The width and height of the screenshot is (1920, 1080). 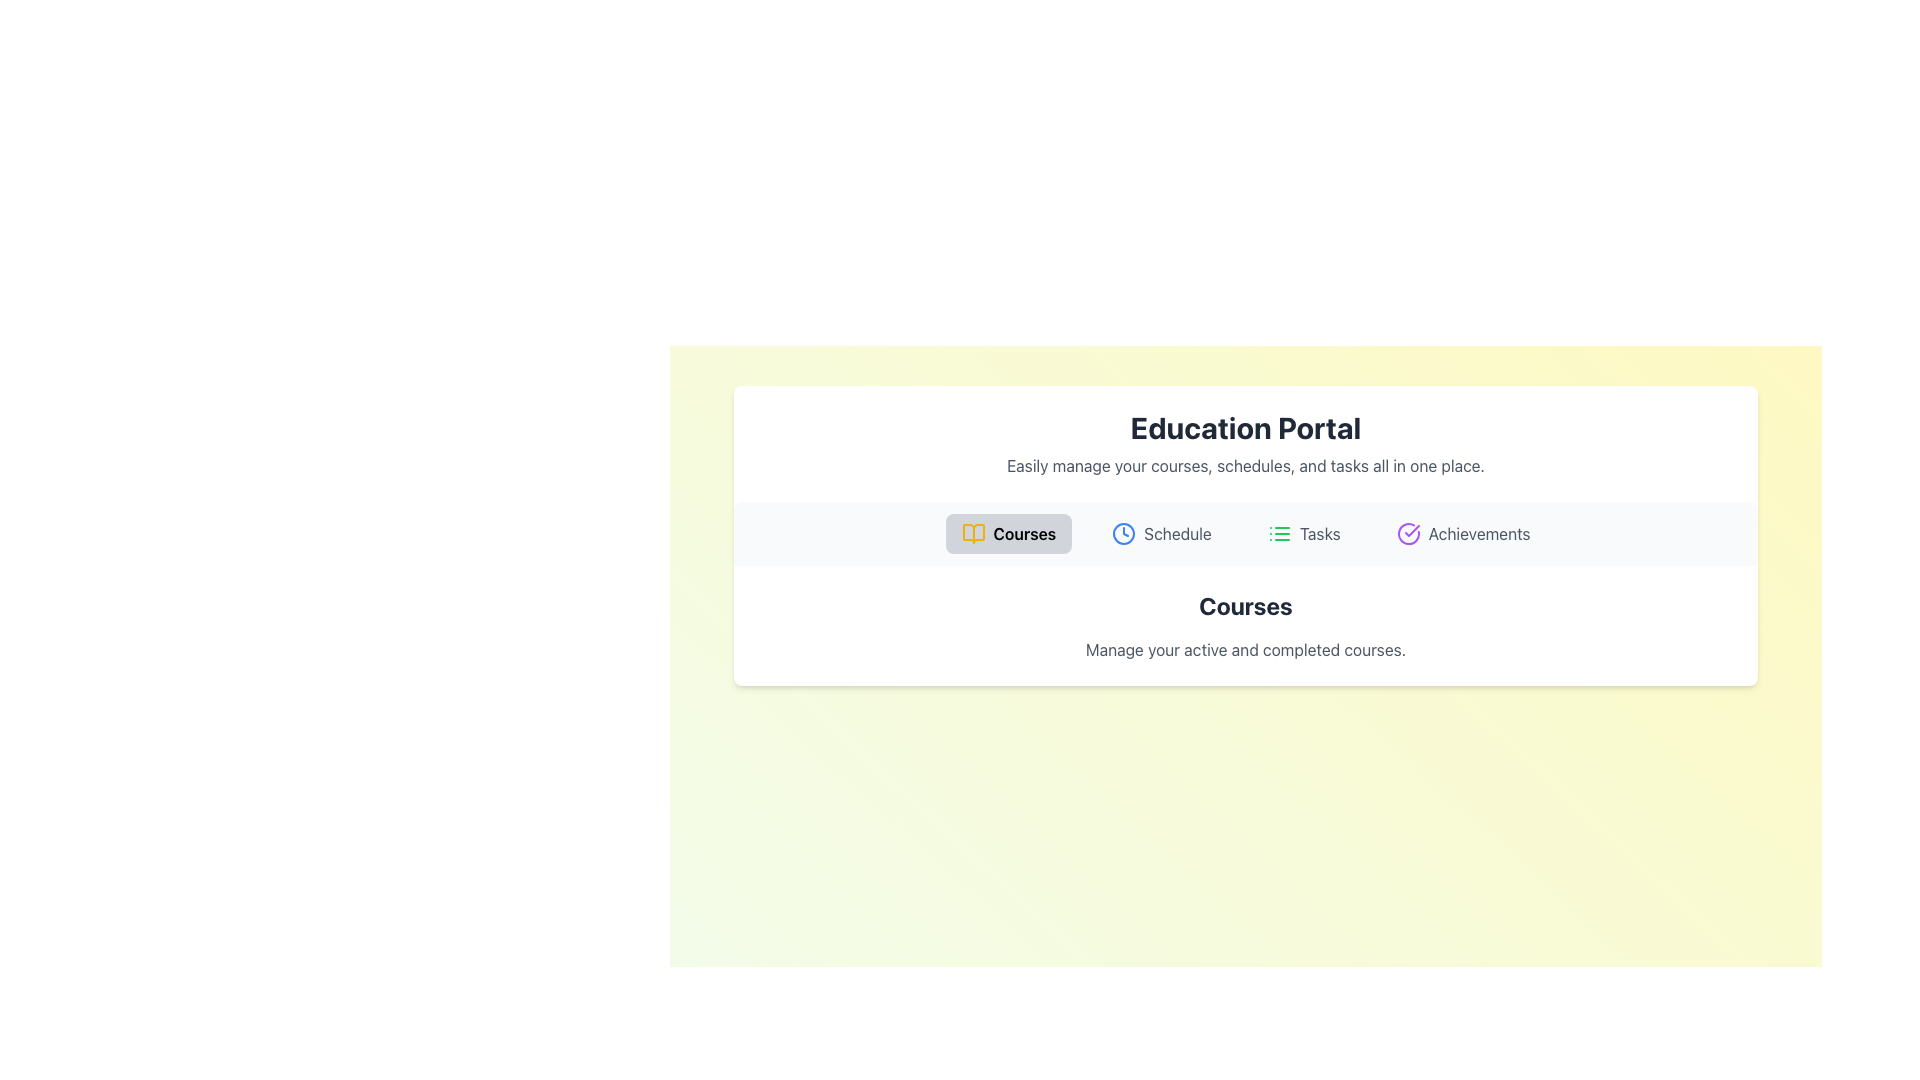 What do you see at coordinates (1304, 532) in the screenshot?
I see `the 'Tasks' navigation button located in the navigation bar` at bounding box center [1304, 532].